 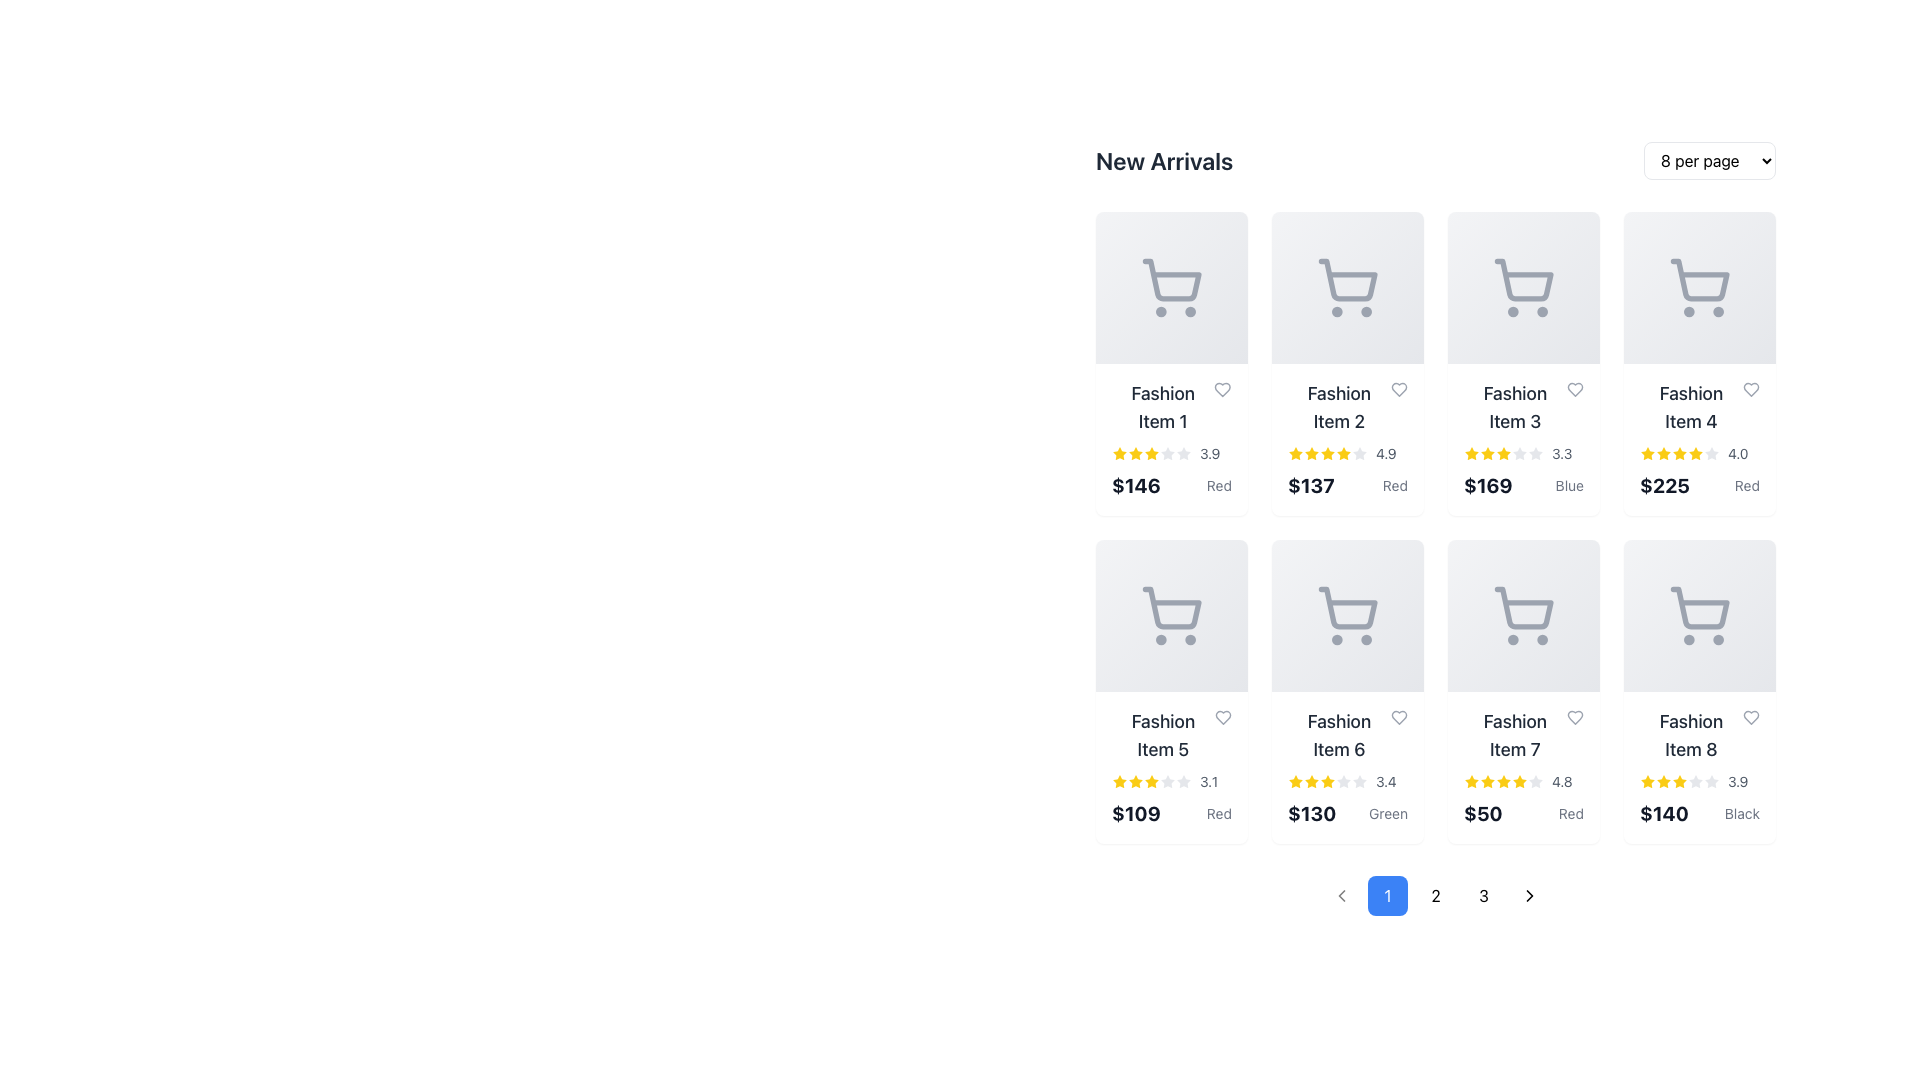 I want to click on the yellow star icon representing the second item in the top row of the product rating system, located above the price of 'Fashion Item 2', so click(x=1296, y=453).